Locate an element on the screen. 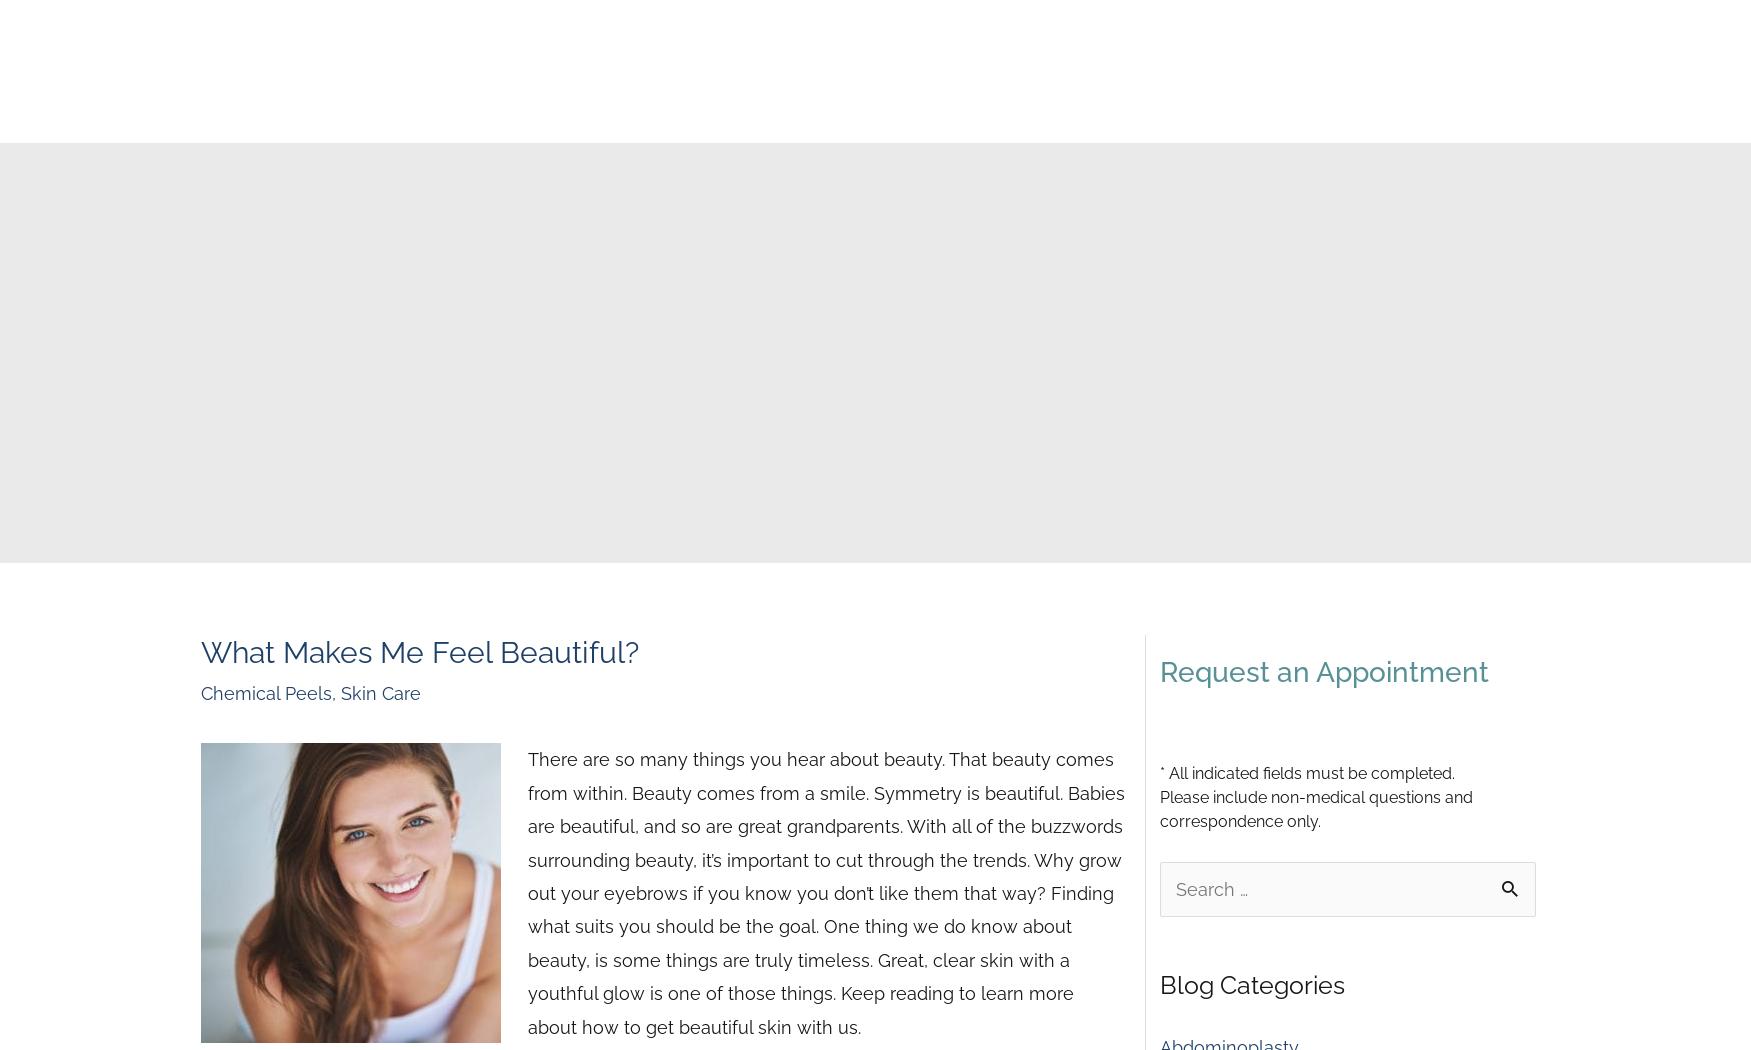 The width and height of the screenshot is (1751, 1050). 'January 2013' is located at coordinates (1213, 413).